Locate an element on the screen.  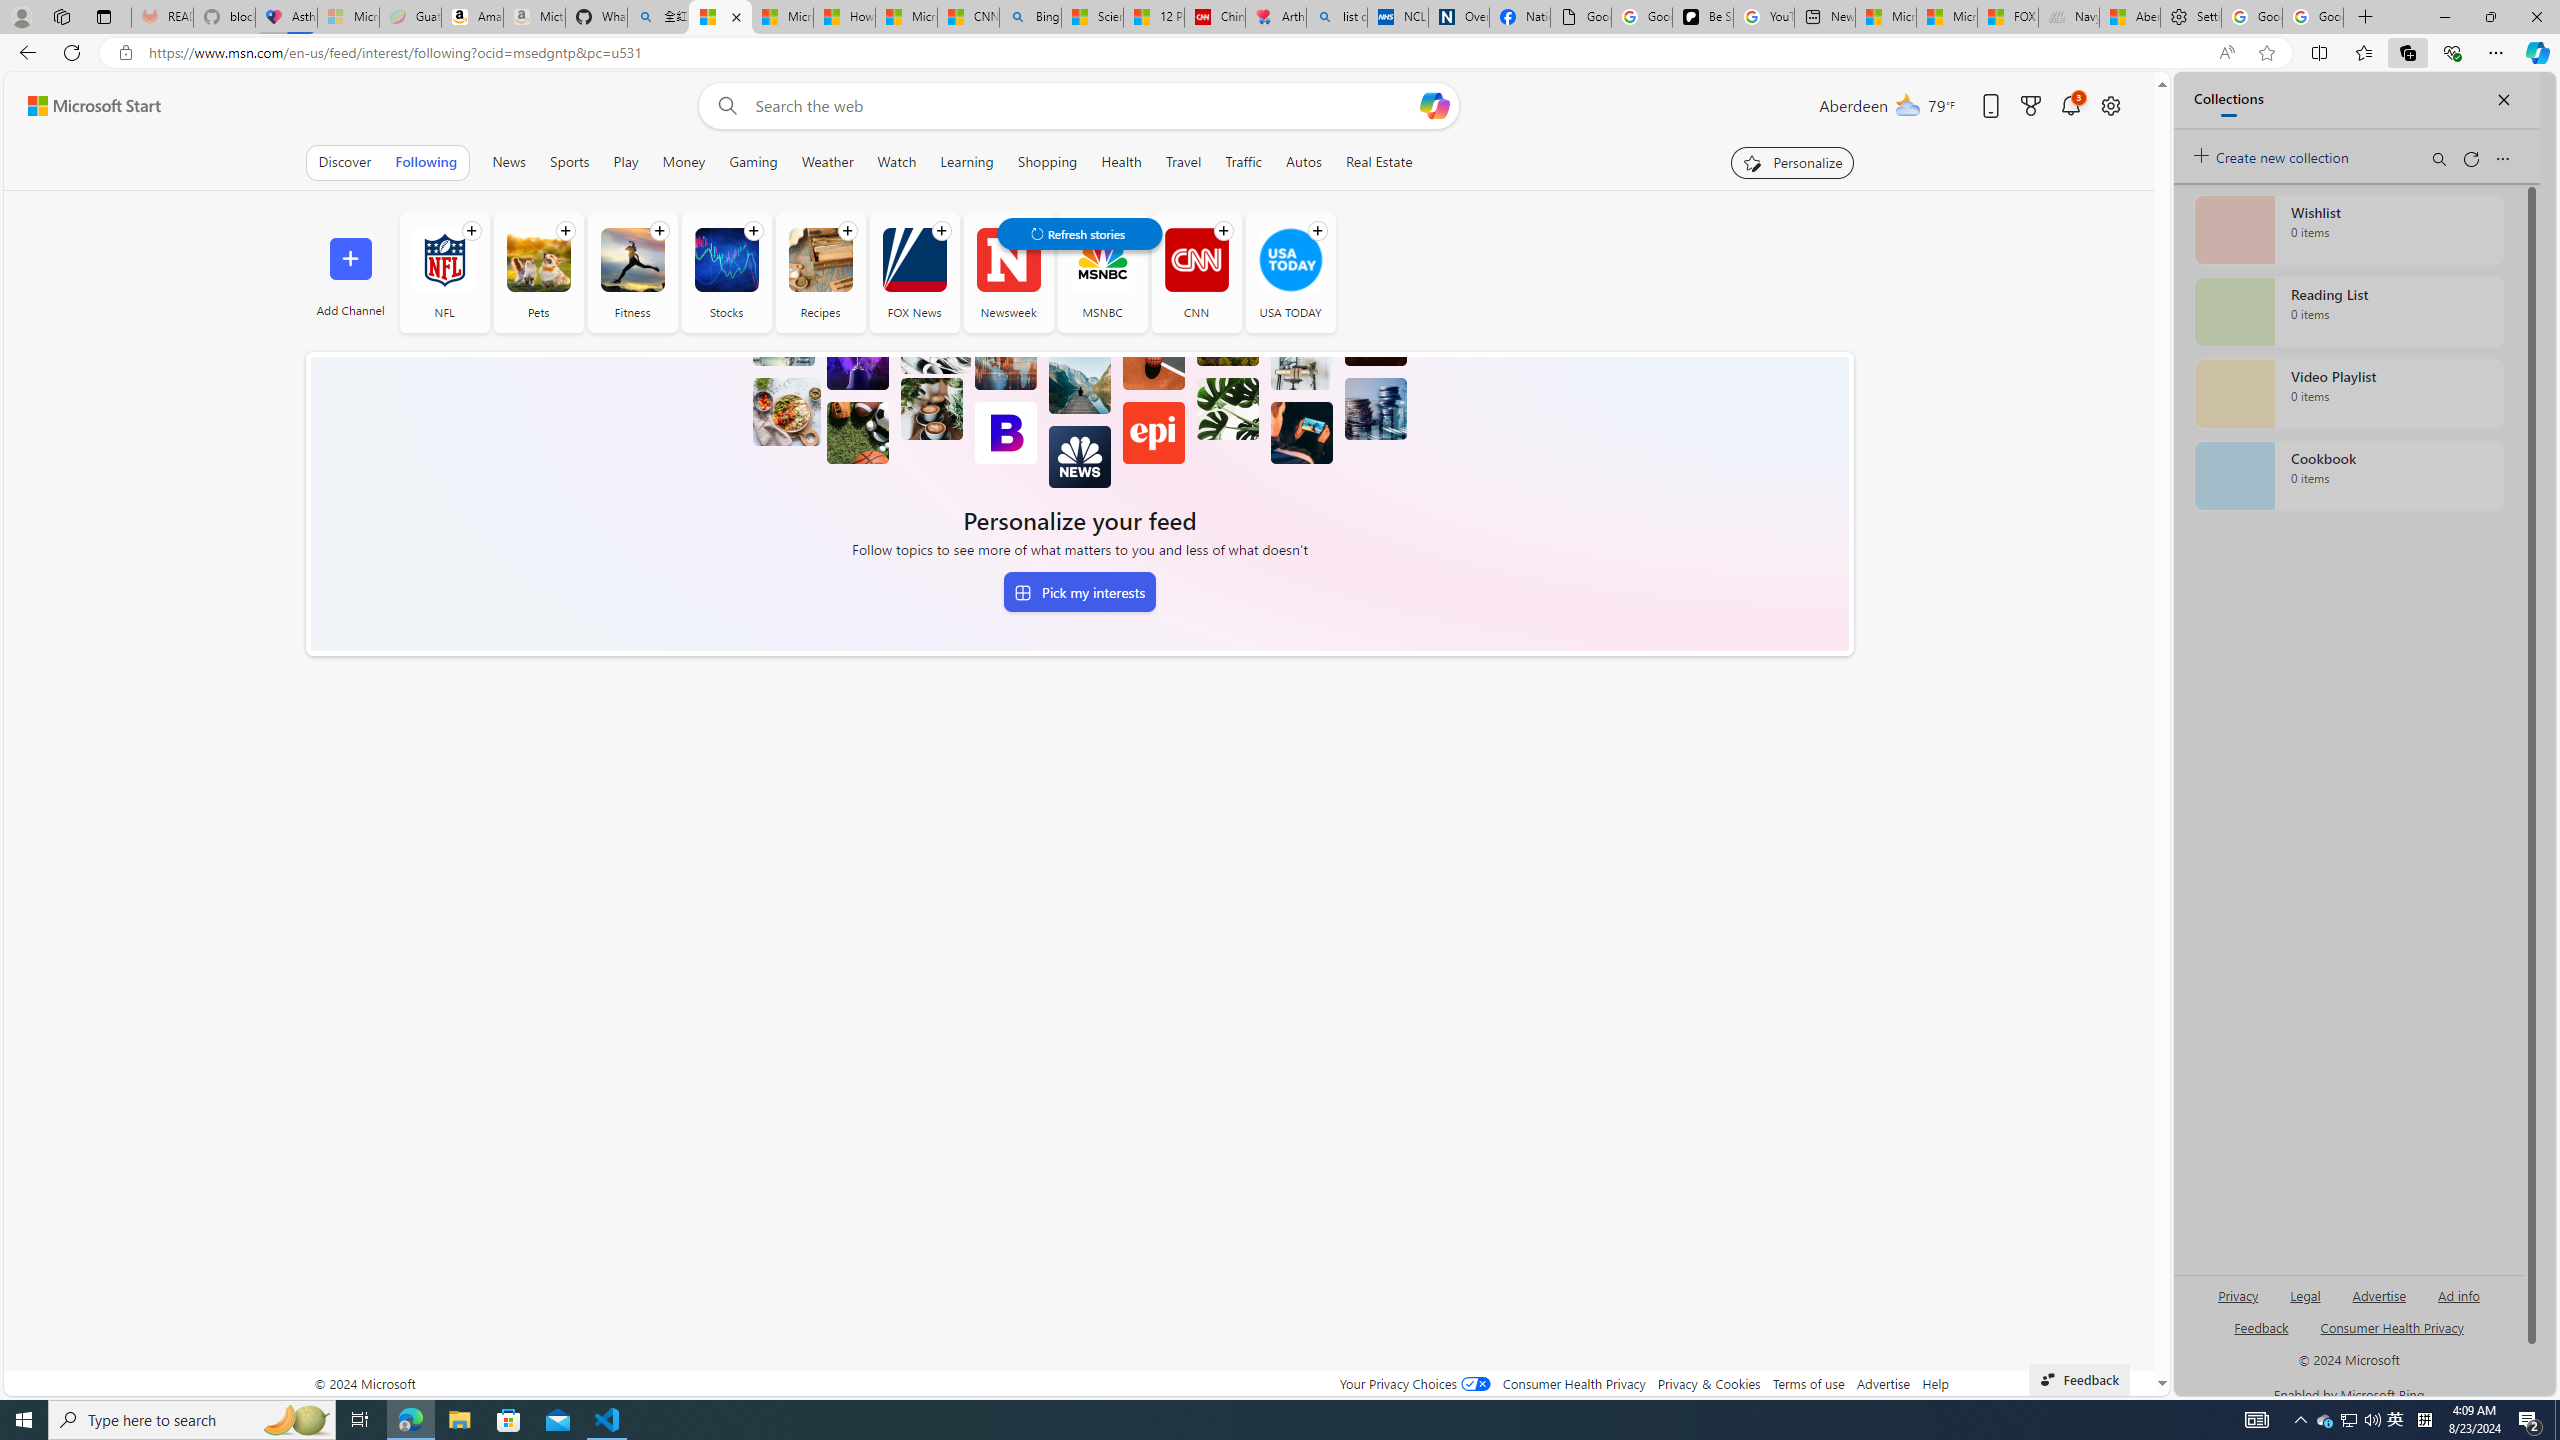
'Newsweek' is located at coordinates (1007, 271).